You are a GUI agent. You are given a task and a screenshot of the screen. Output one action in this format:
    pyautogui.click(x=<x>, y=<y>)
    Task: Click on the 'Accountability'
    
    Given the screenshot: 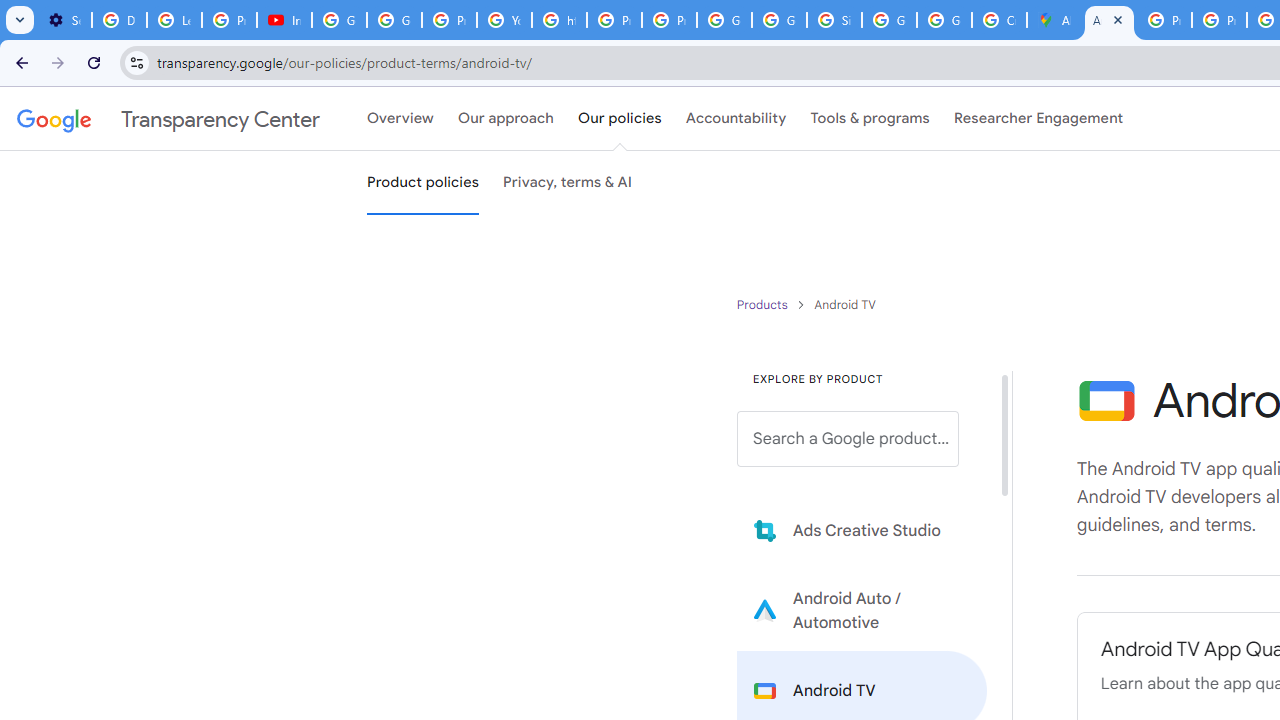 What is the action you would take?
    pyautogui.click(x=735, y=119)
    